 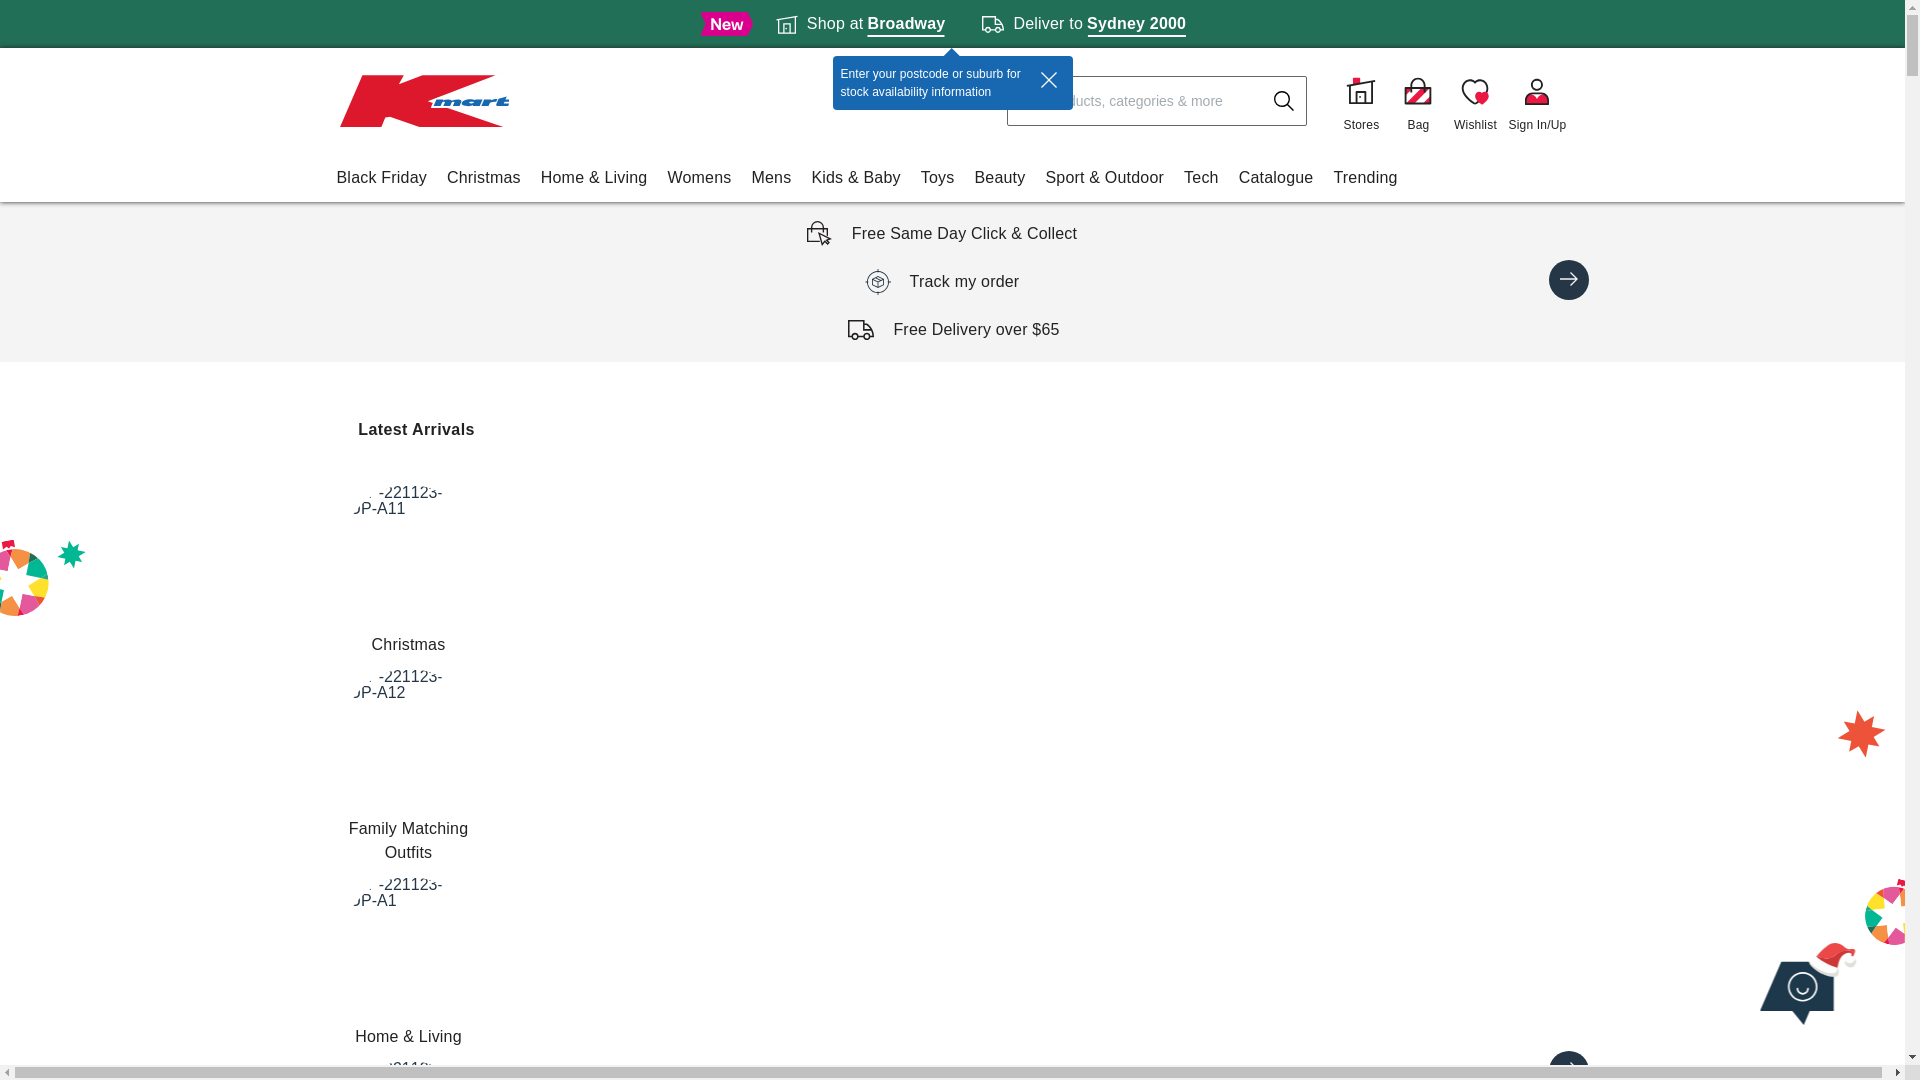 I want to click on 'Mens', so click(x=770, y=176).